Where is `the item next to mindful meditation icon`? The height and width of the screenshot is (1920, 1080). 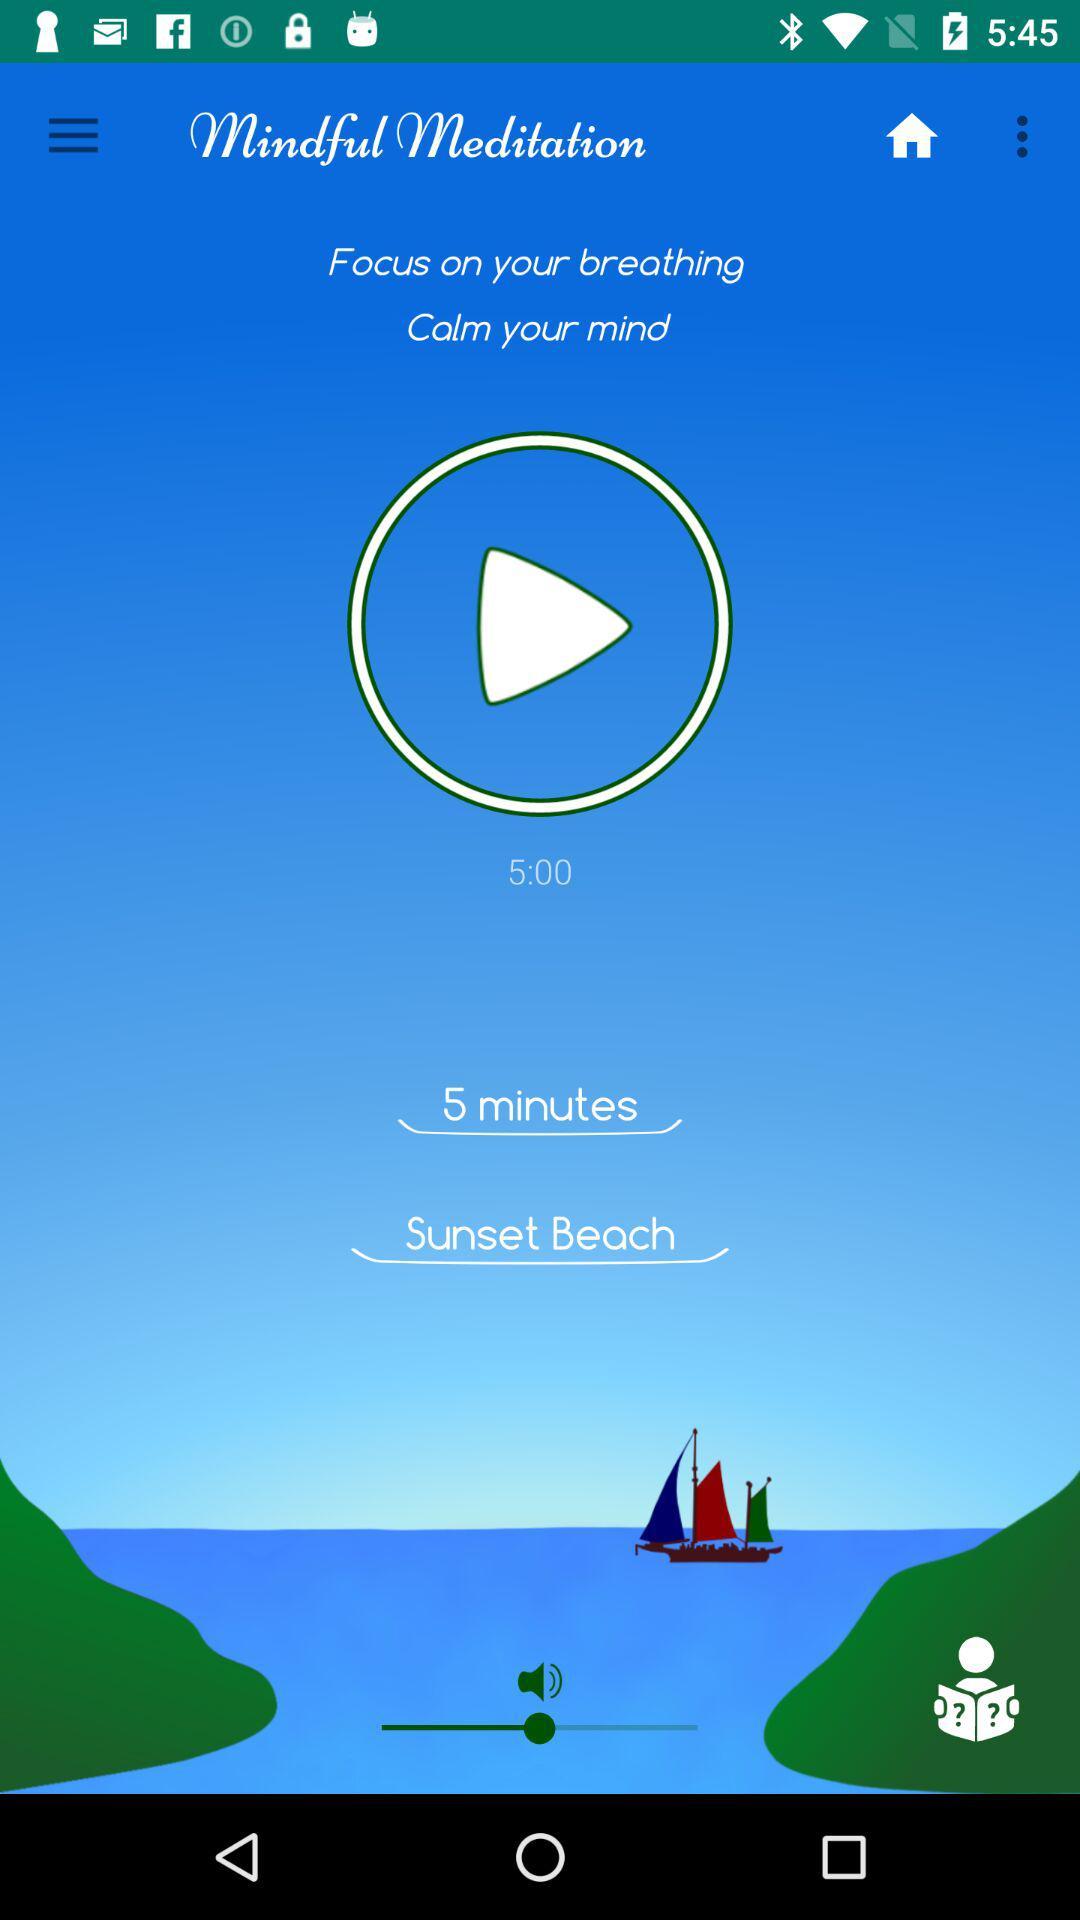 the item next to mindful meditation icon is located at coordinates (72, 135).